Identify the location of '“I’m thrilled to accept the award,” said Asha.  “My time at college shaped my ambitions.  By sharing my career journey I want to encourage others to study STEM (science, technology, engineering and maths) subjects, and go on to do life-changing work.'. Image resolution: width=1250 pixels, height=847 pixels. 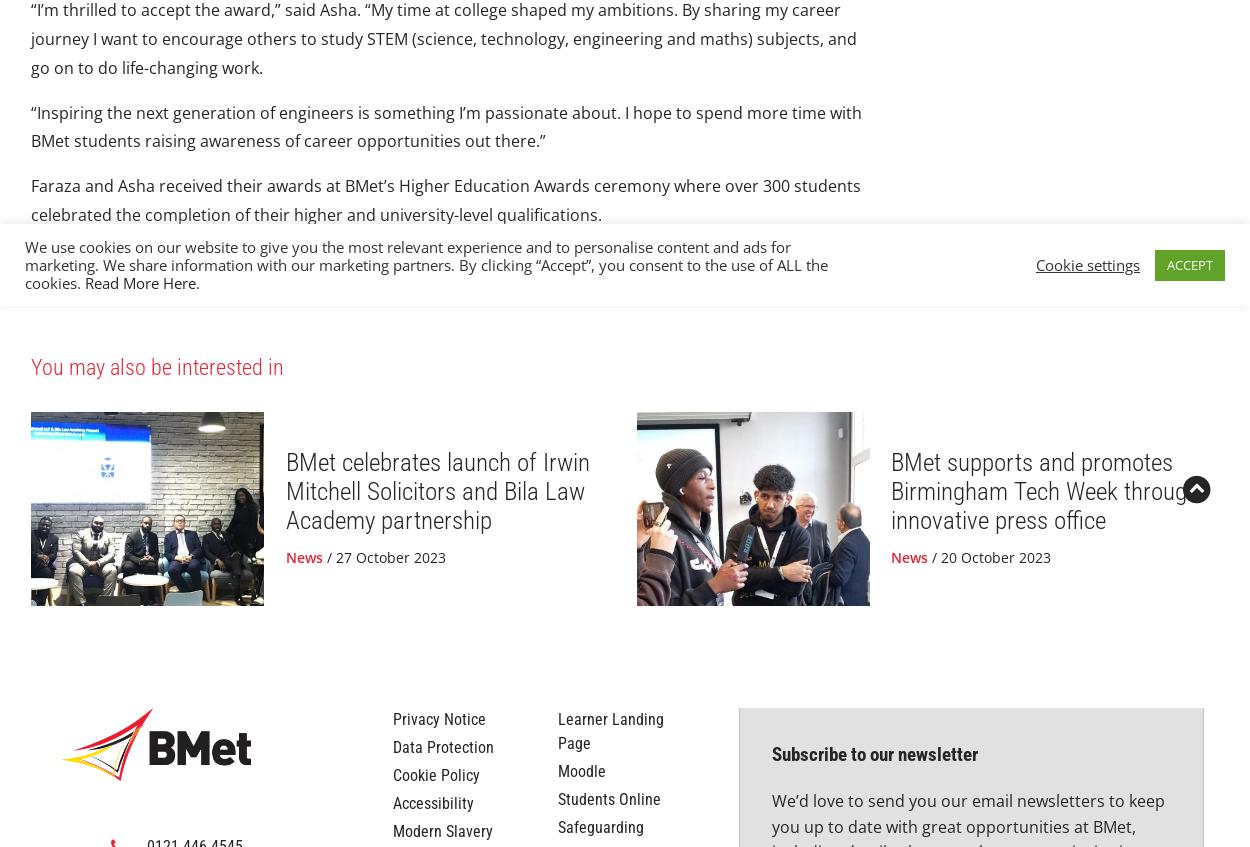
(443, 183).